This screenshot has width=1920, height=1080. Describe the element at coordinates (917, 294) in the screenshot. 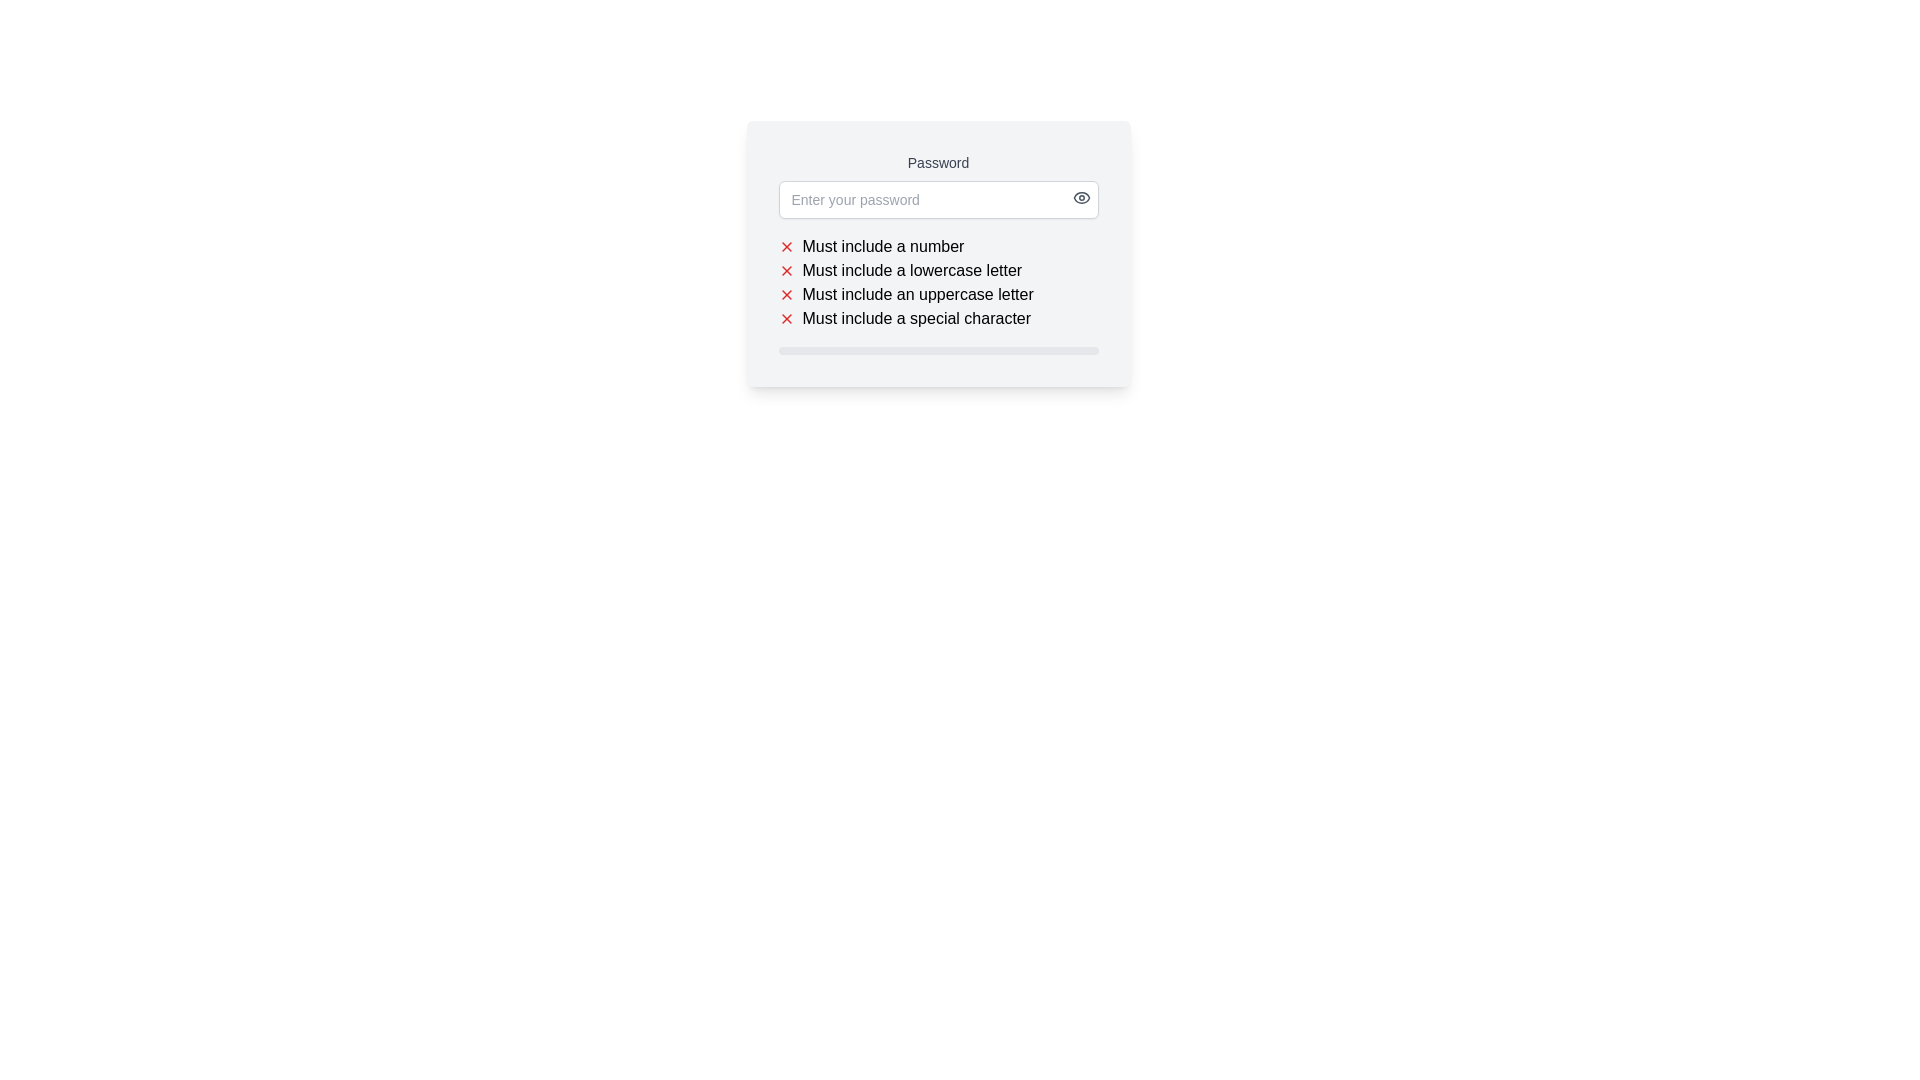

I see `the informational text indicating that the password must include at least one uppercase letter, which is the third item in the list of password validation requirements, to potentially receive additional information or a tooltip` at that location.